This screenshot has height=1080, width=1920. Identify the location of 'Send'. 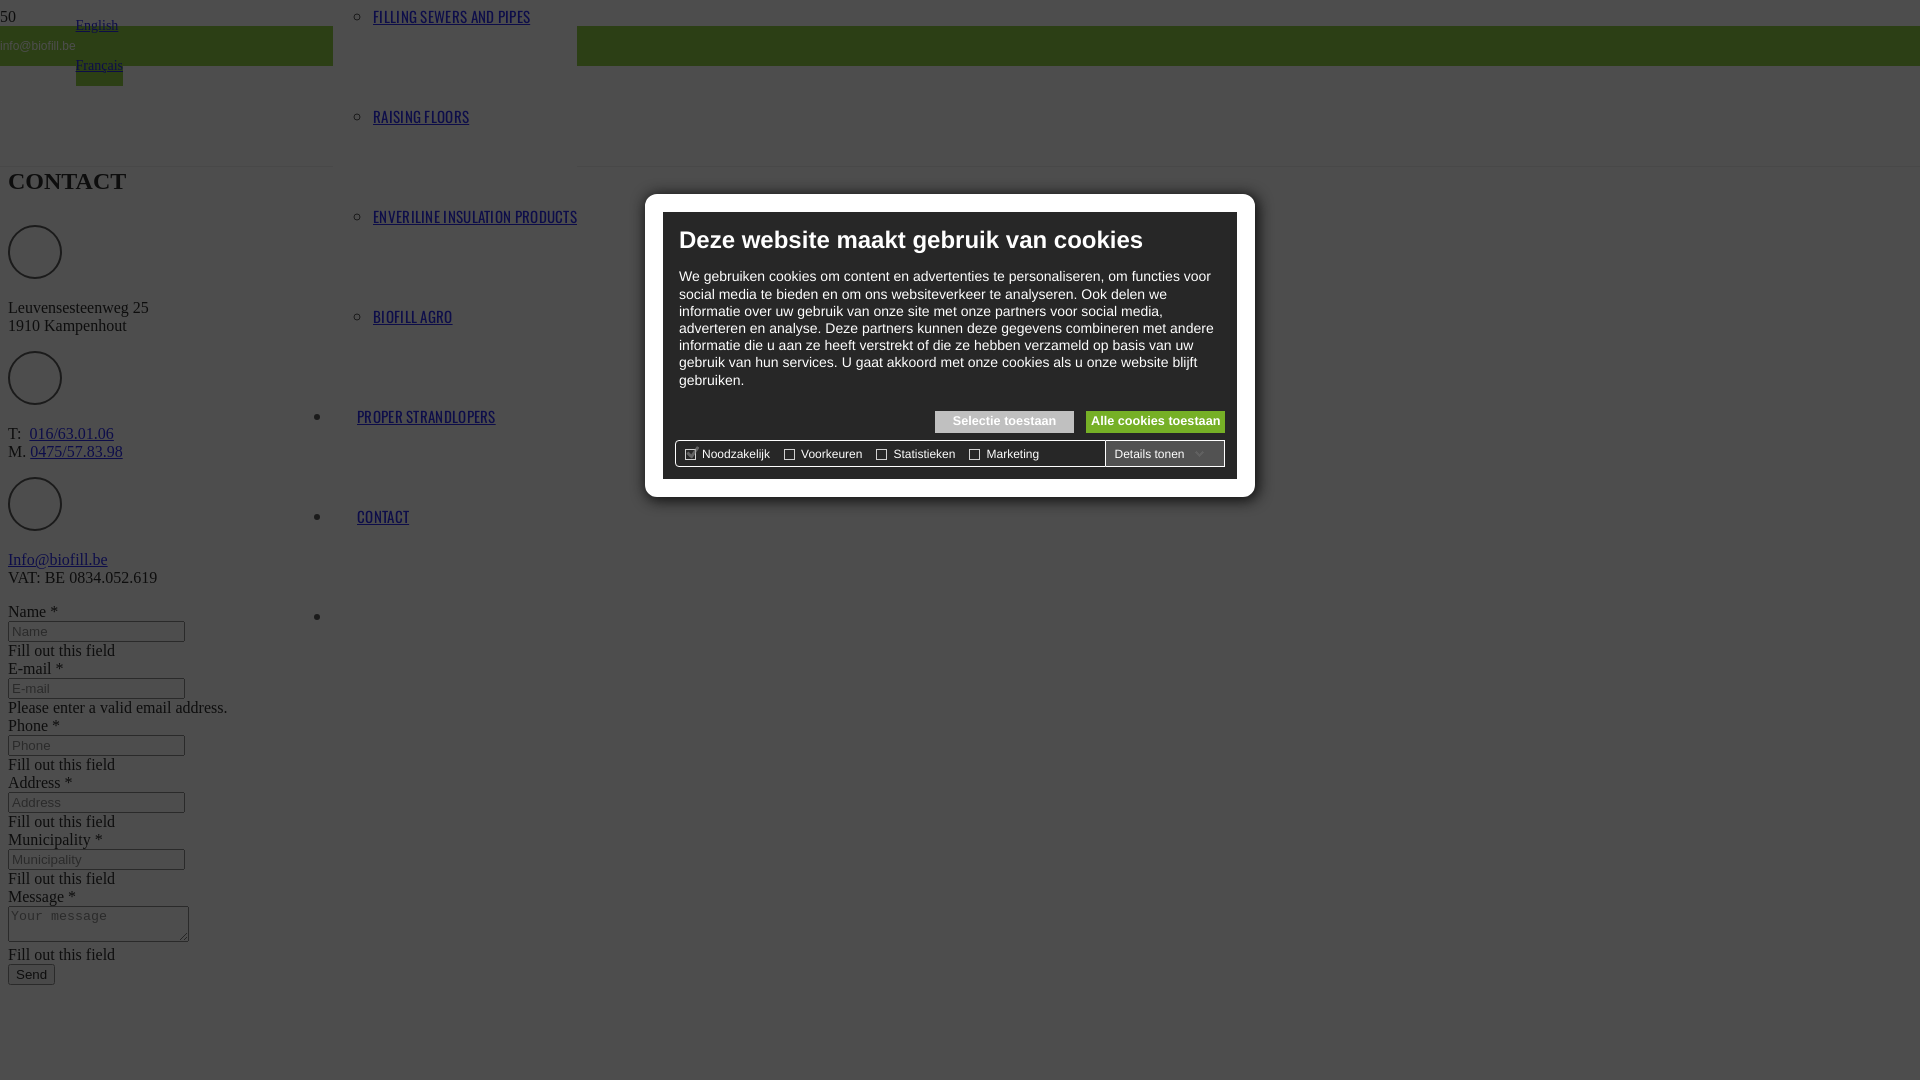
(31, 973).